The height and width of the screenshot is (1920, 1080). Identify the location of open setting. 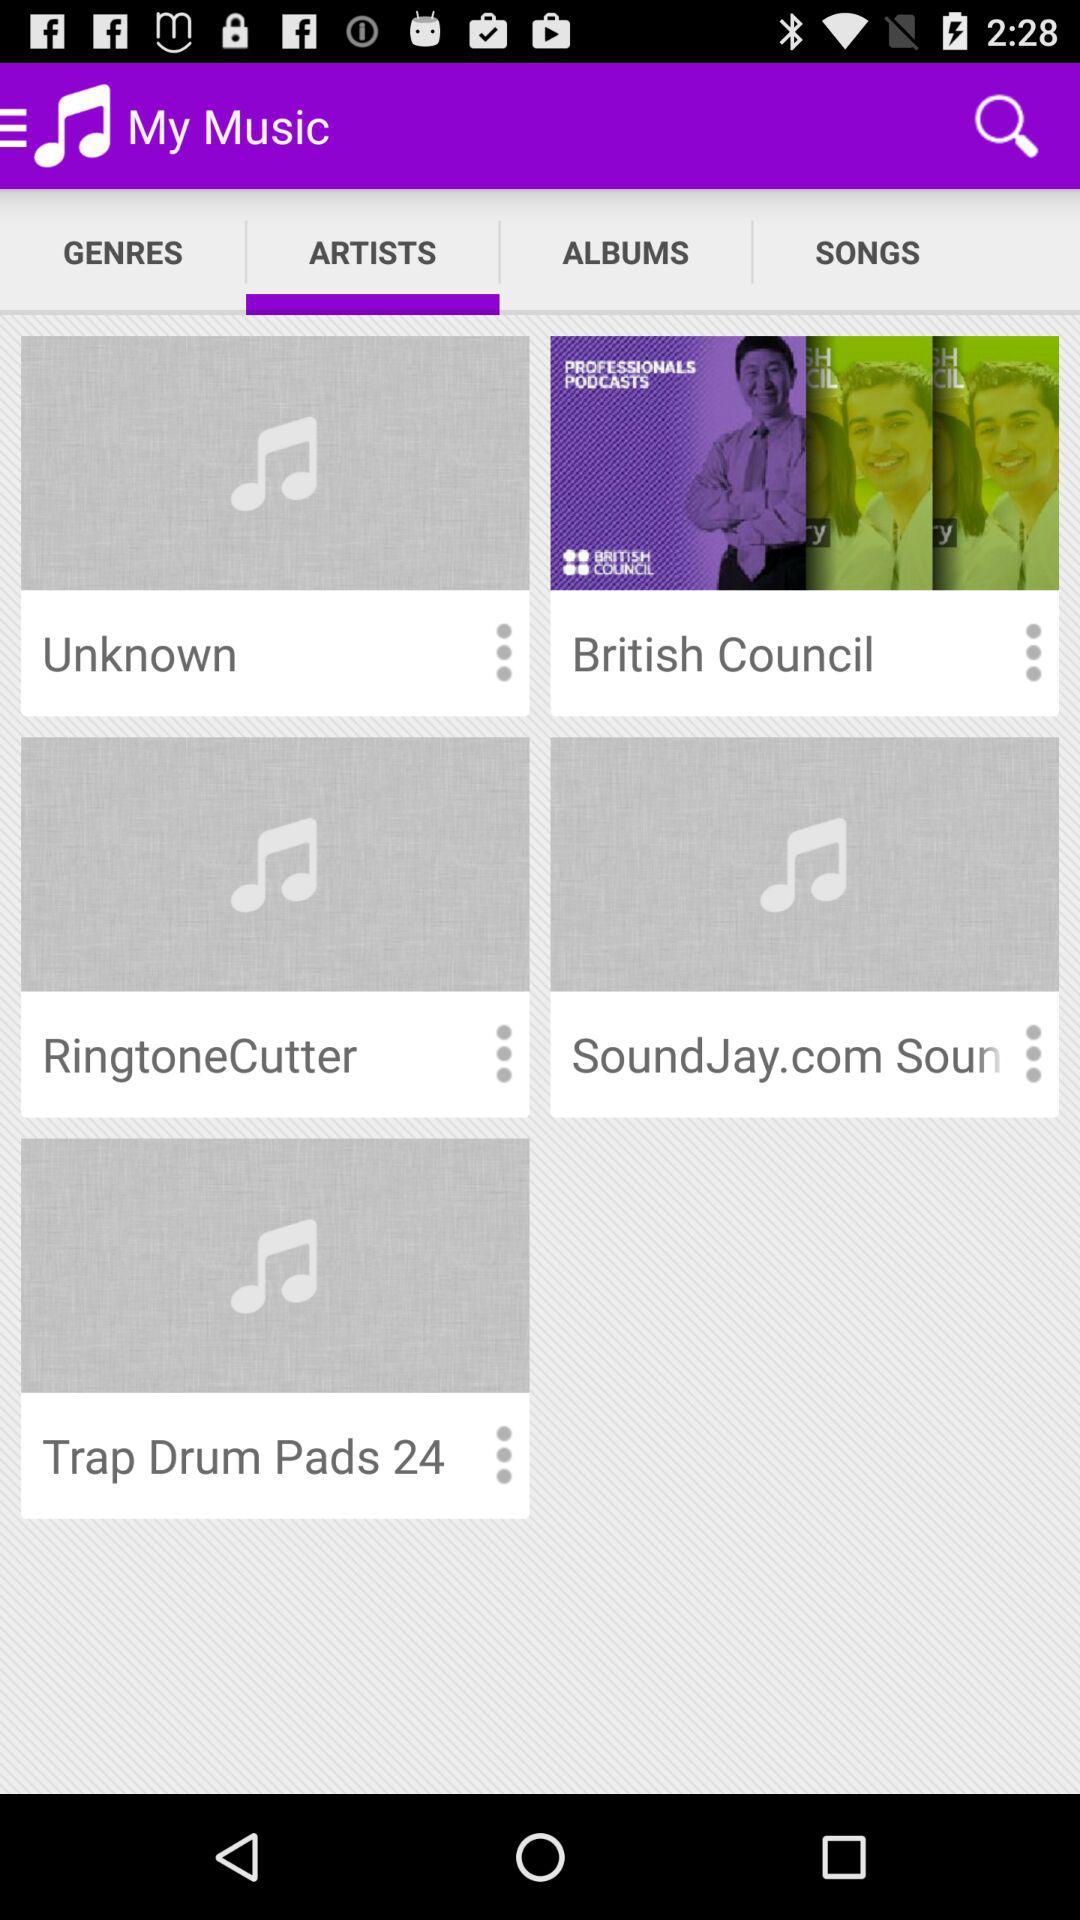
(502, 653).